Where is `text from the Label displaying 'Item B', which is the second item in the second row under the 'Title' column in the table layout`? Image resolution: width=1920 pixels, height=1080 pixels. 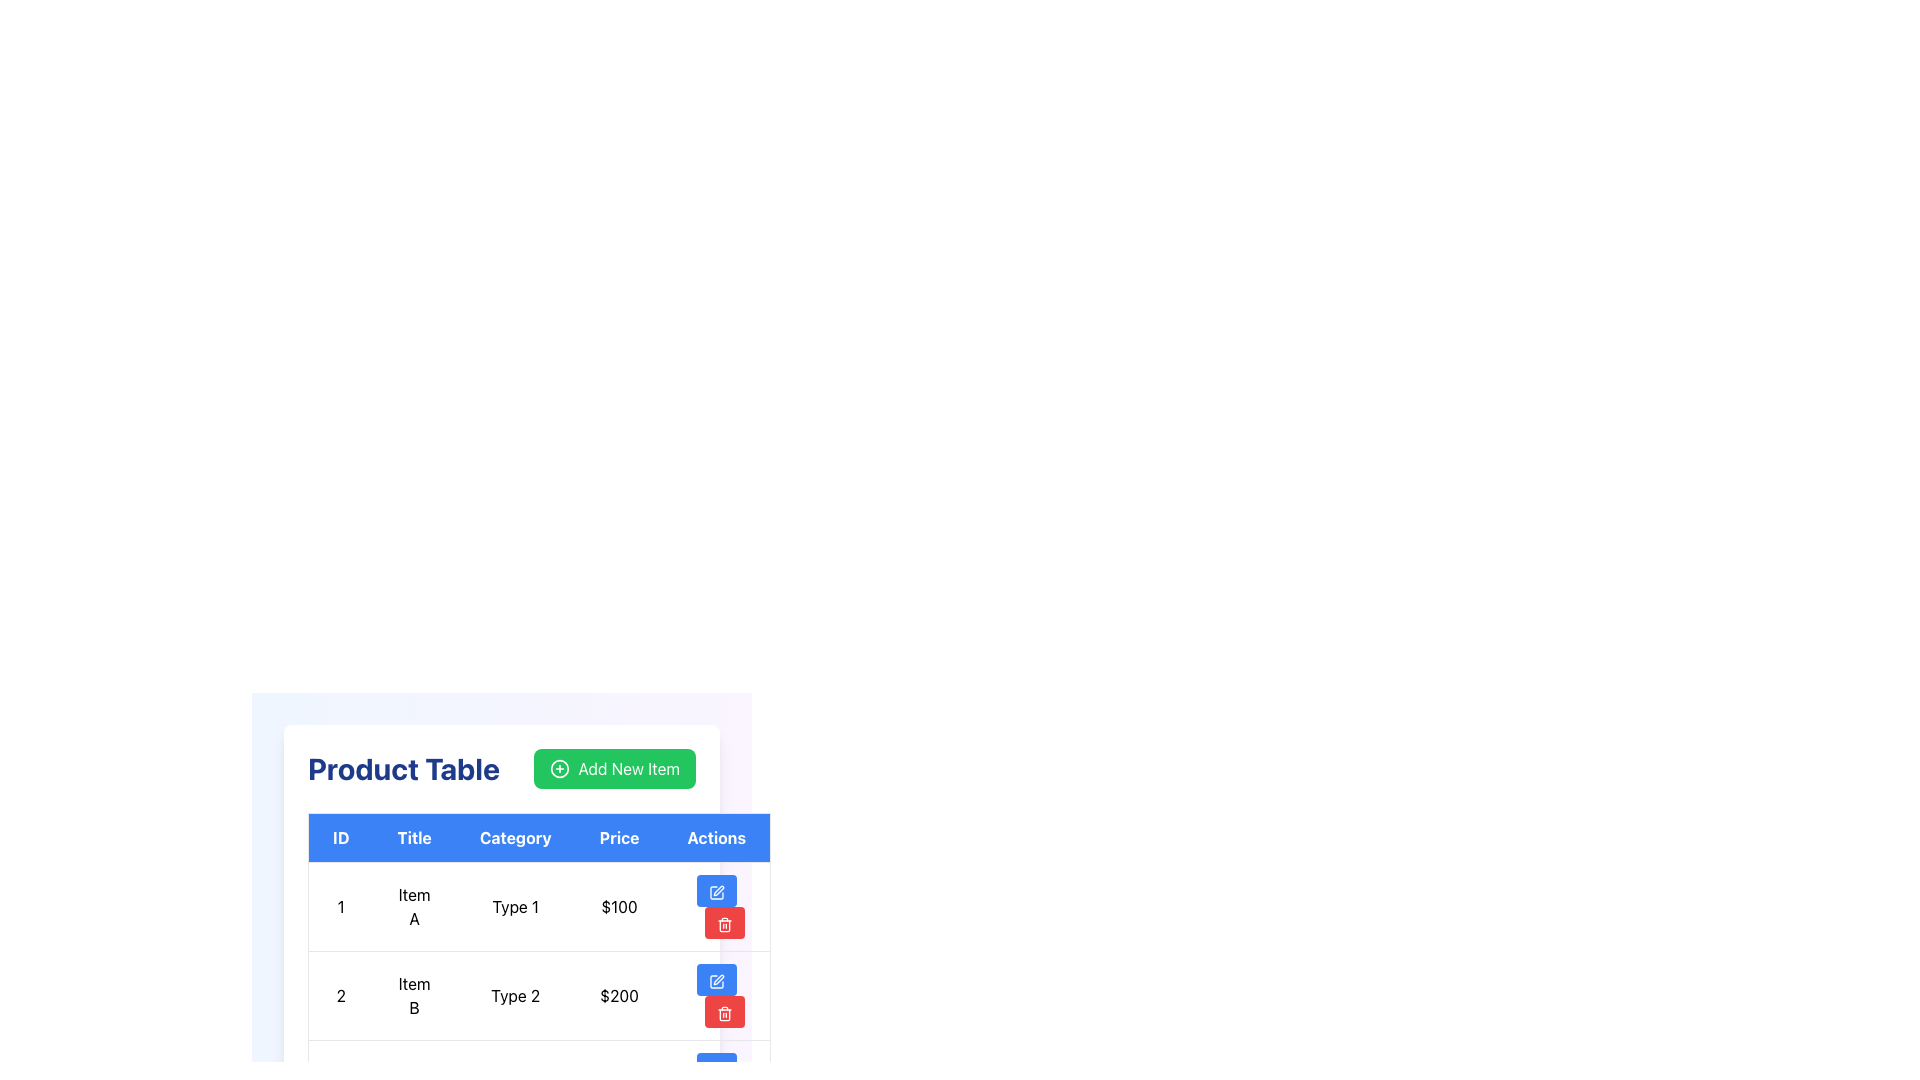
text from the Label displaying 'Item B', which is the second item in the second row under the 'Title' column in the table layout is located at coordinates (413, 995).